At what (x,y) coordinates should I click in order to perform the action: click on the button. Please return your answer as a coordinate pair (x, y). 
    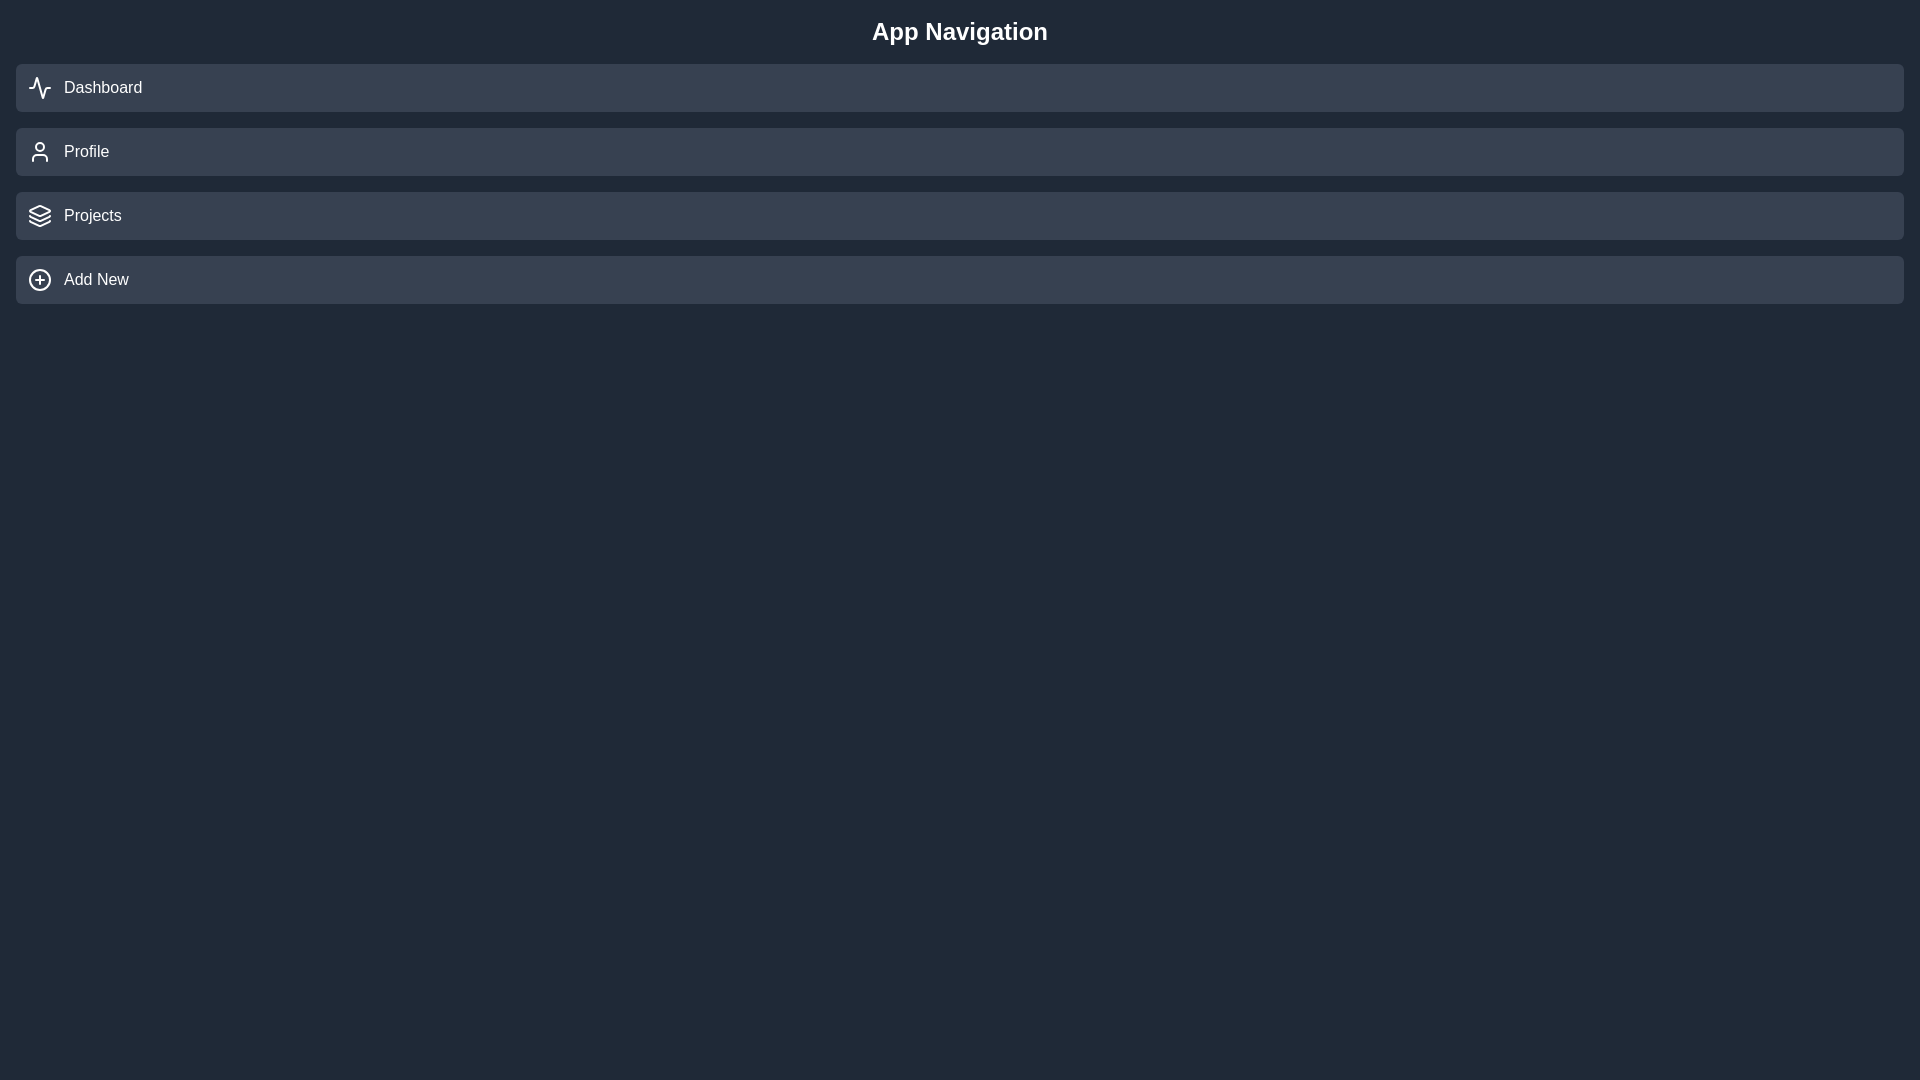
    Looking at the image, I should click on (960, 280).